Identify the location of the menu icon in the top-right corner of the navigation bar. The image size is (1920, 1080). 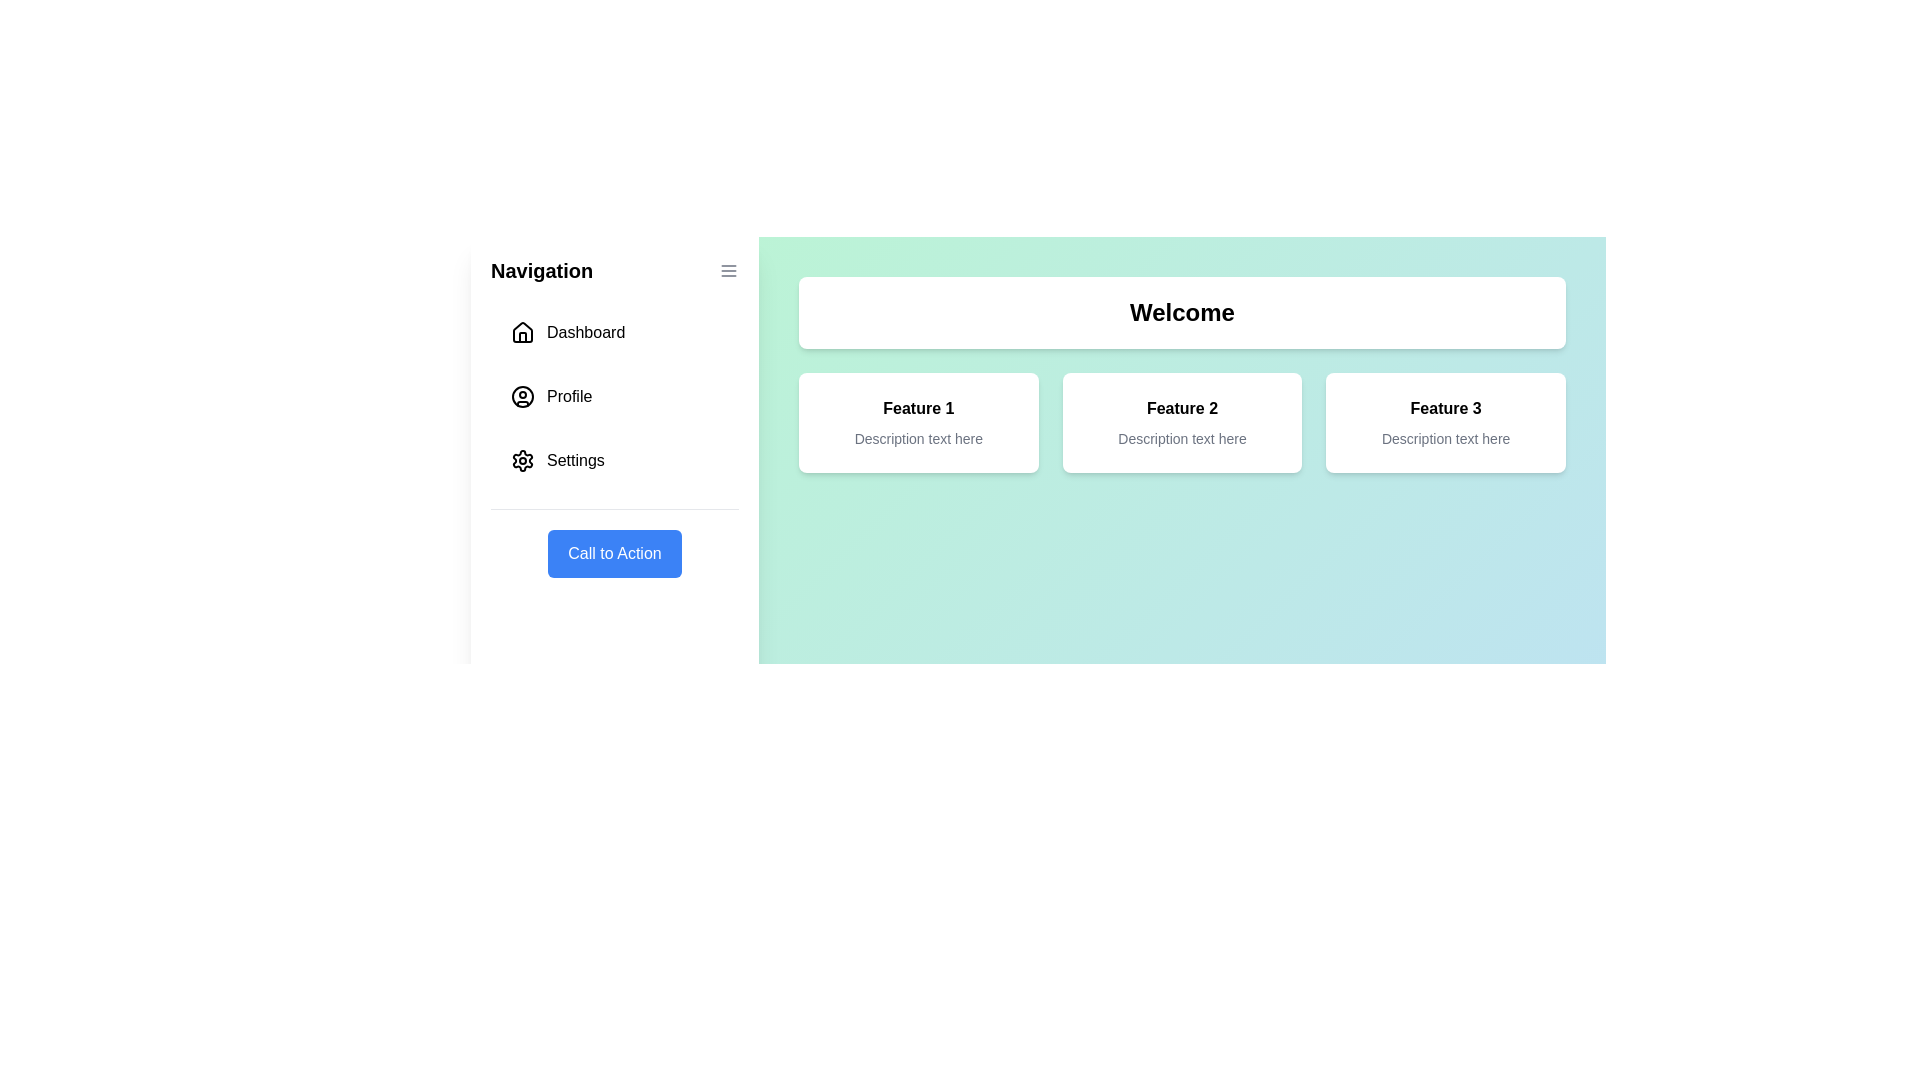
(728, 270).